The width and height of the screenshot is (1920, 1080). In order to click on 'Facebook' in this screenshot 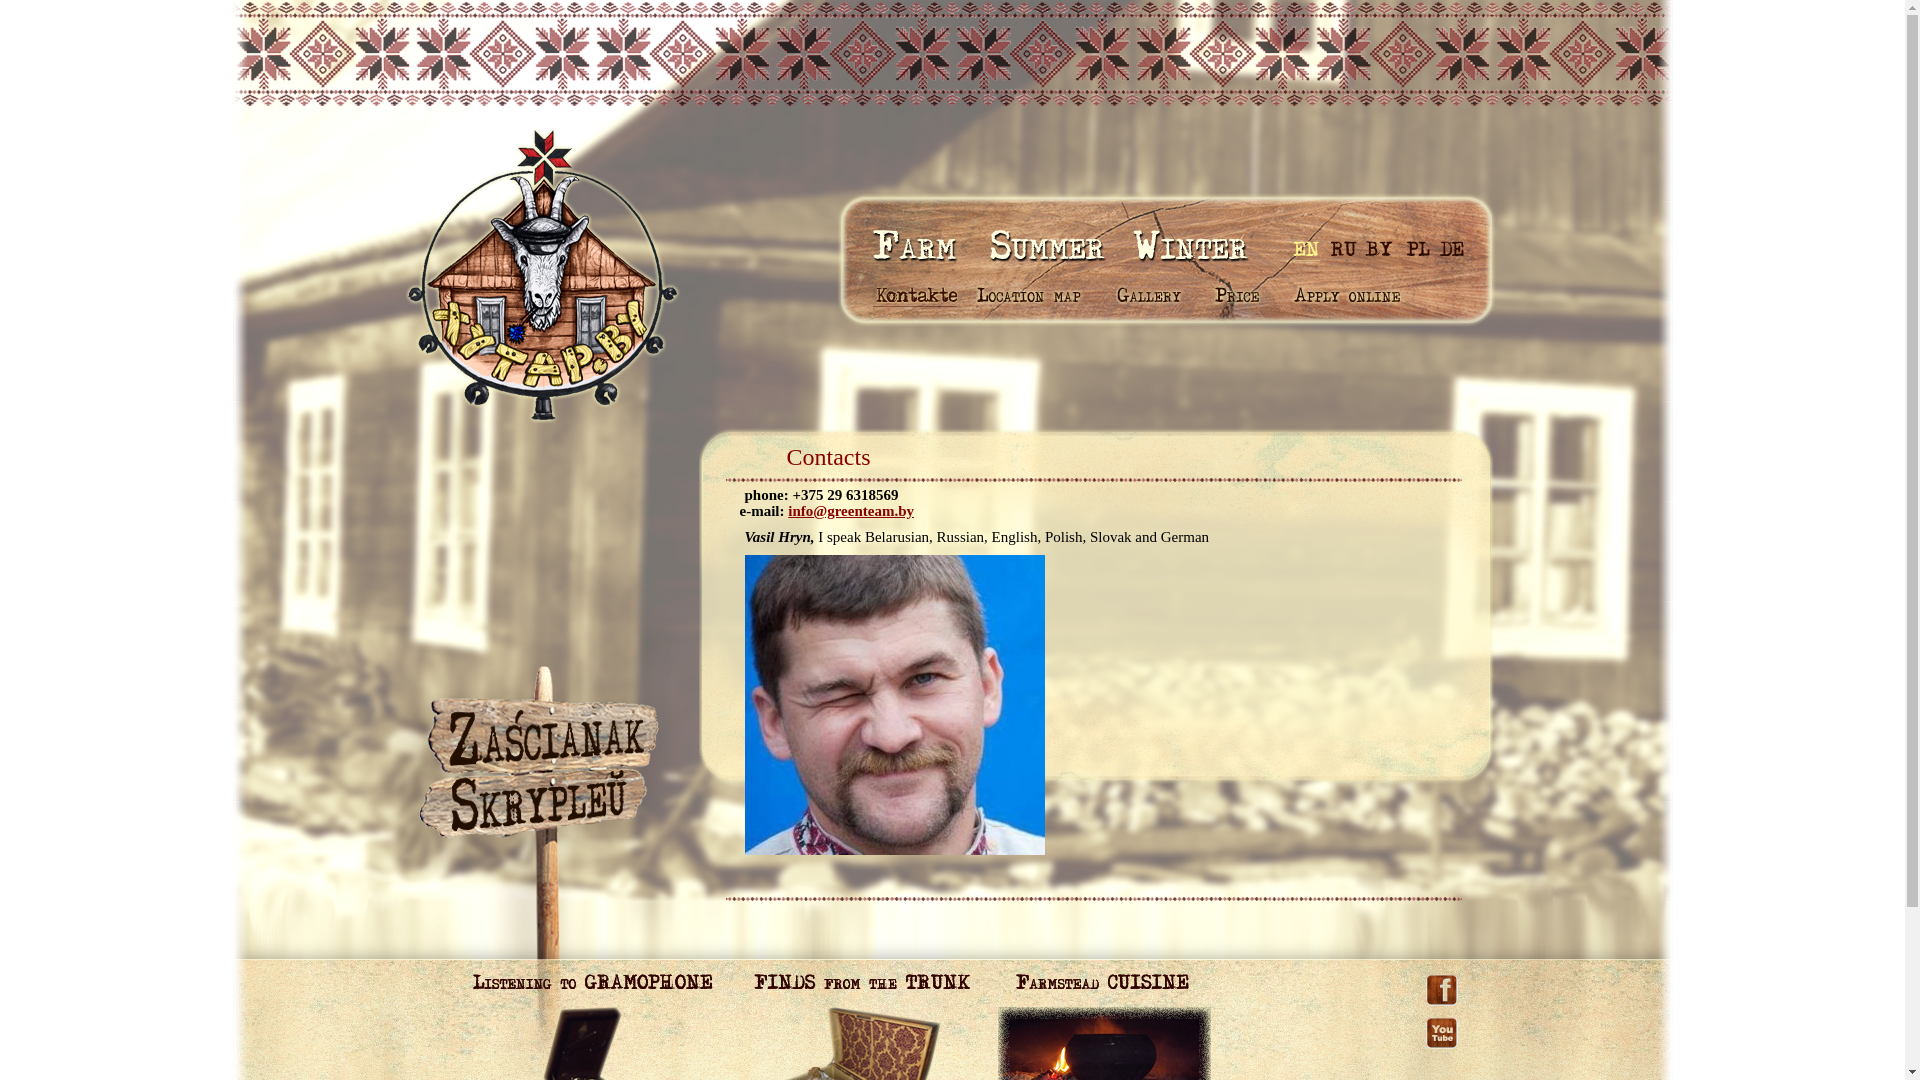, I will do `click(1441, 981)`.